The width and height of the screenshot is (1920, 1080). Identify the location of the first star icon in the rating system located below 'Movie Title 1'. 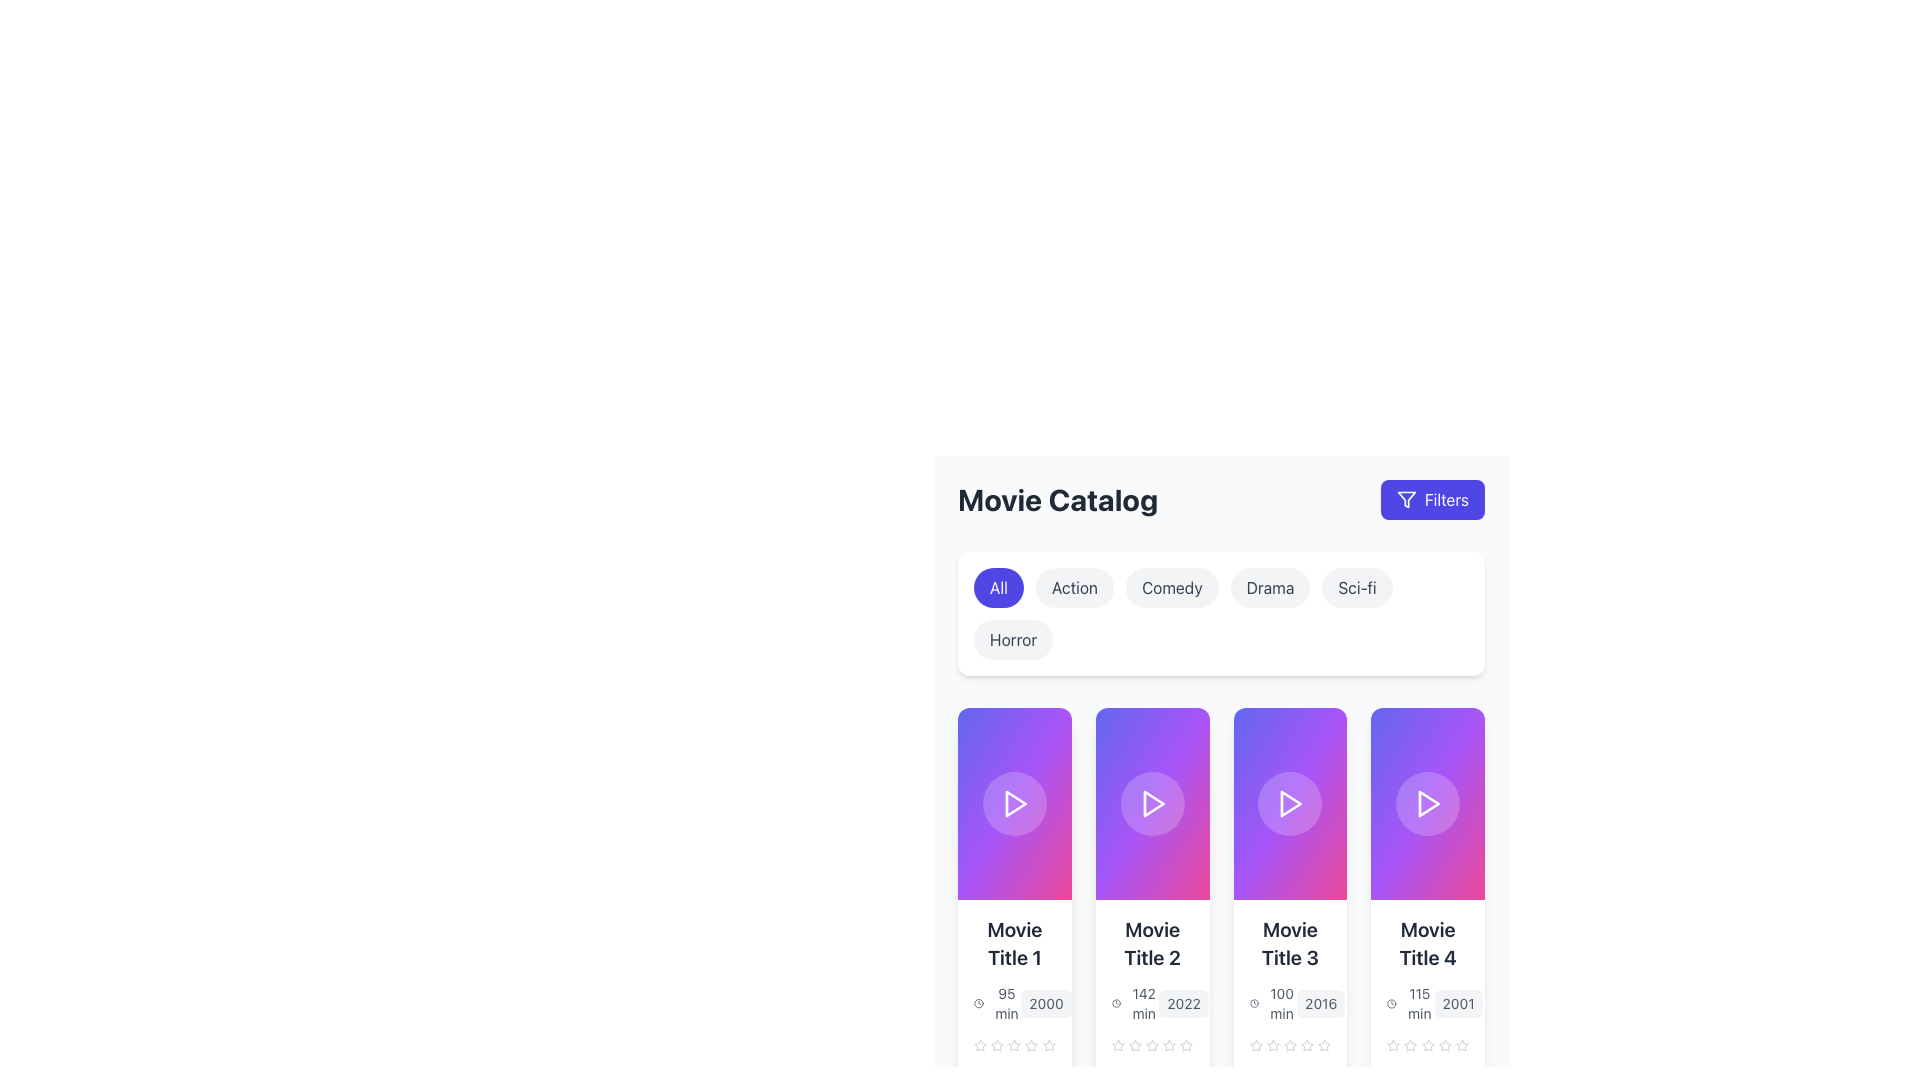
(980, 1044).